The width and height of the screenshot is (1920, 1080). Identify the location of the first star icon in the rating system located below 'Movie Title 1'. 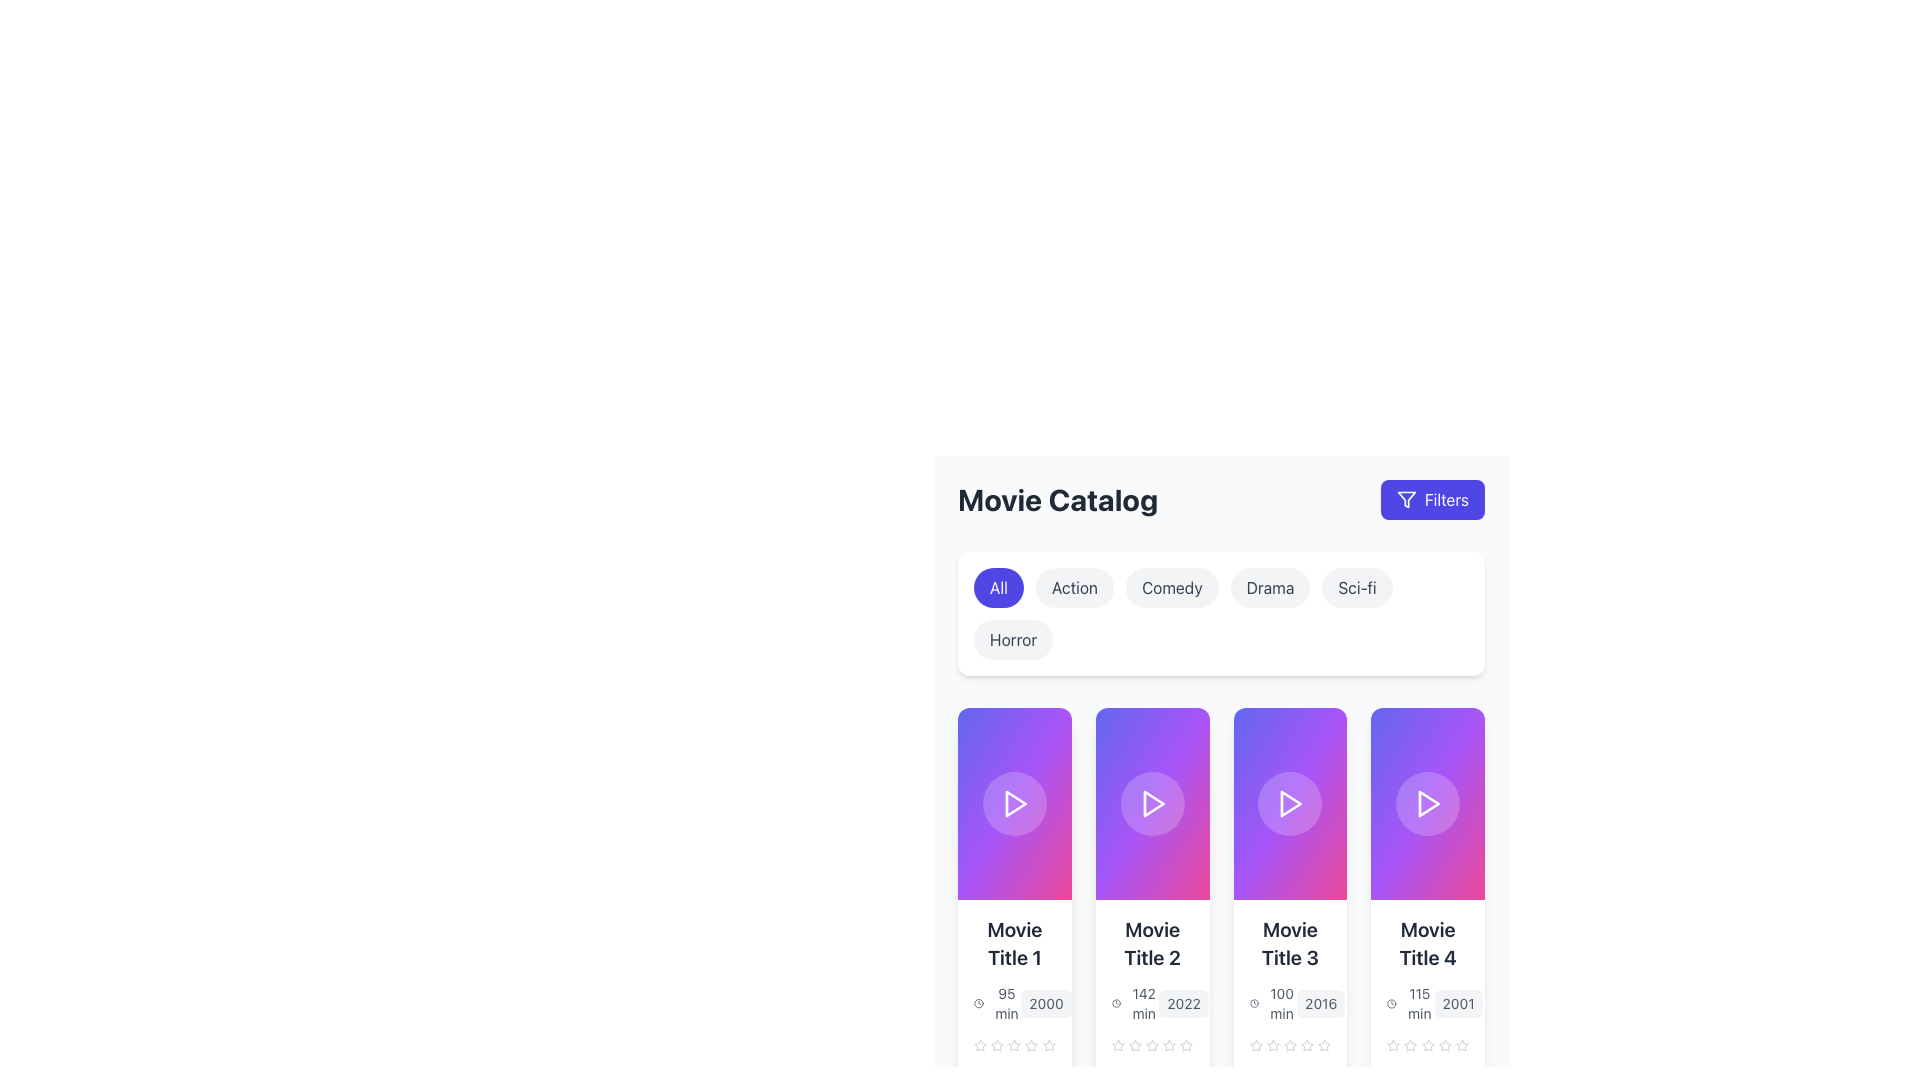
(980, 1044).